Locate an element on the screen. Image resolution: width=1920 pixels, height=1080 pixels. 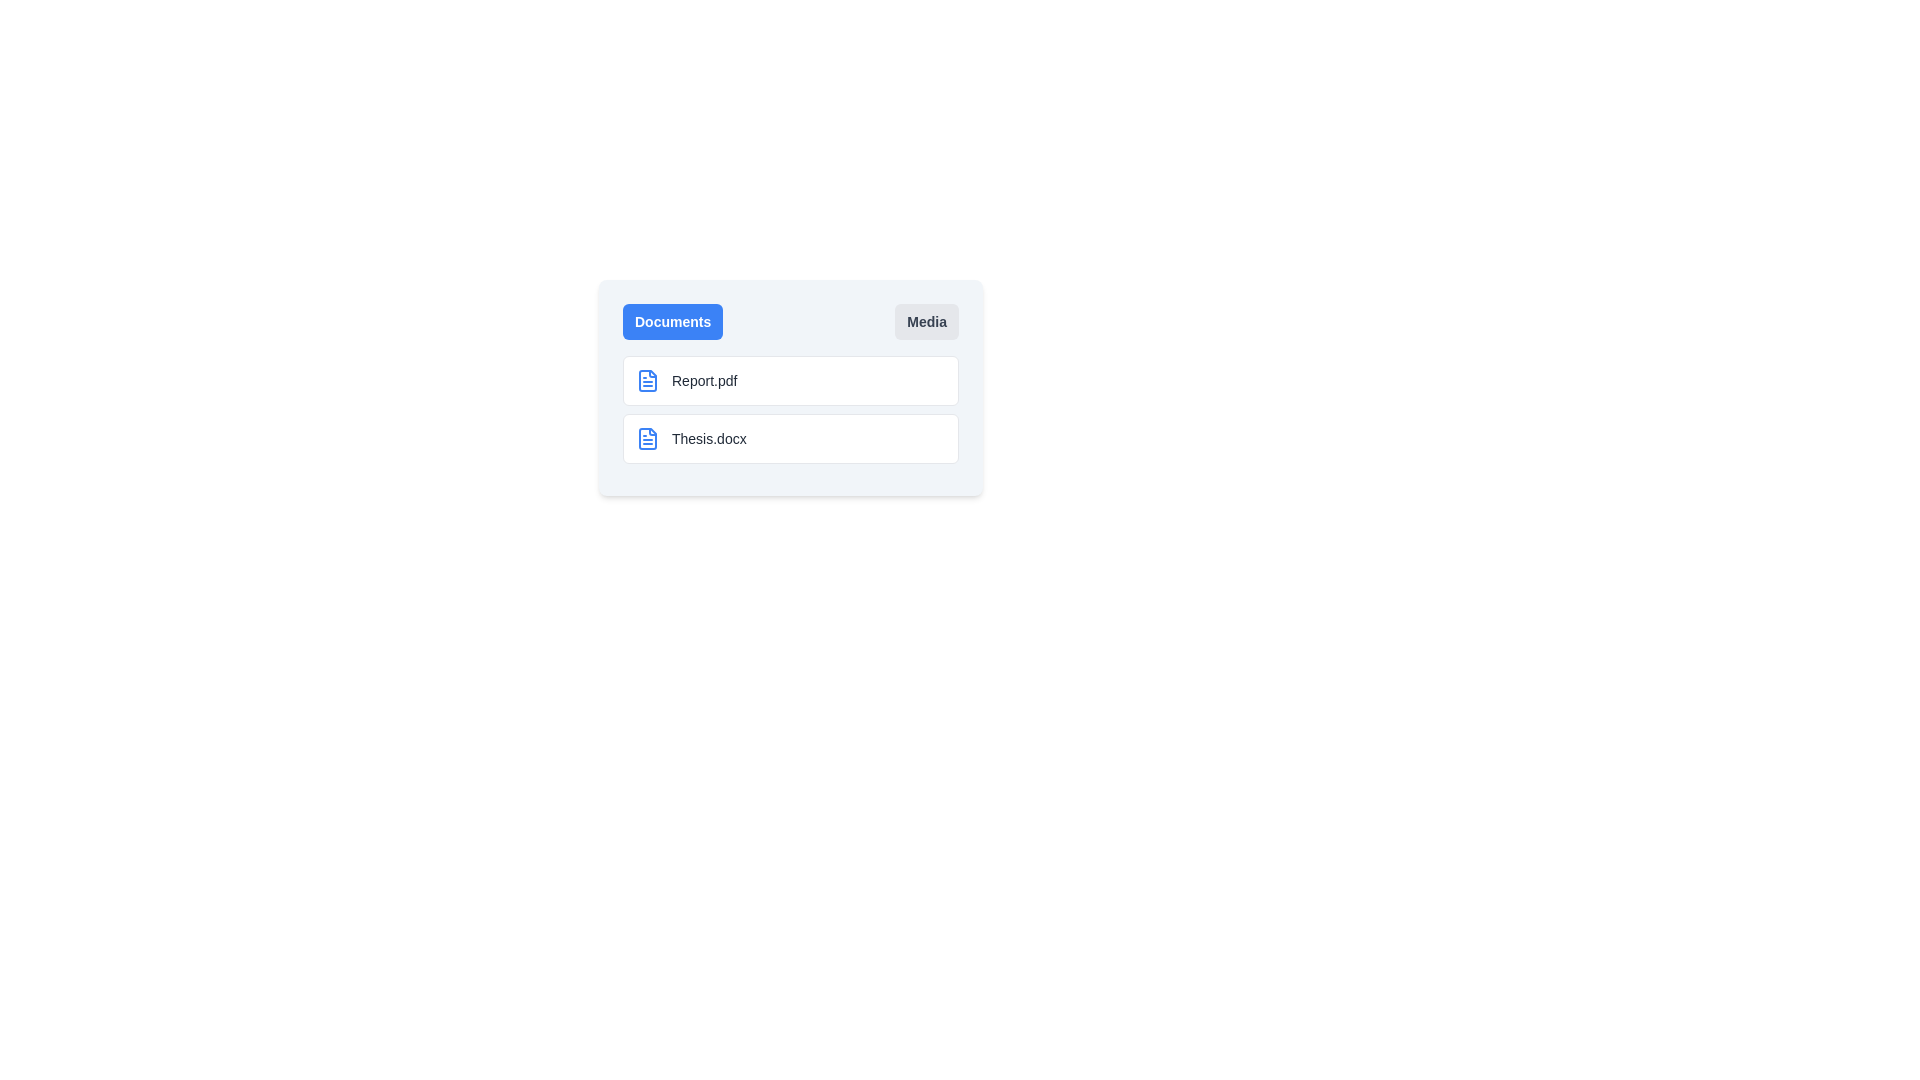
the text label displaying 'Thesis.docx', which is styled with a medium font weight and dark gray color, positioned to the right of a document icon is located at coordinates (709, 438).